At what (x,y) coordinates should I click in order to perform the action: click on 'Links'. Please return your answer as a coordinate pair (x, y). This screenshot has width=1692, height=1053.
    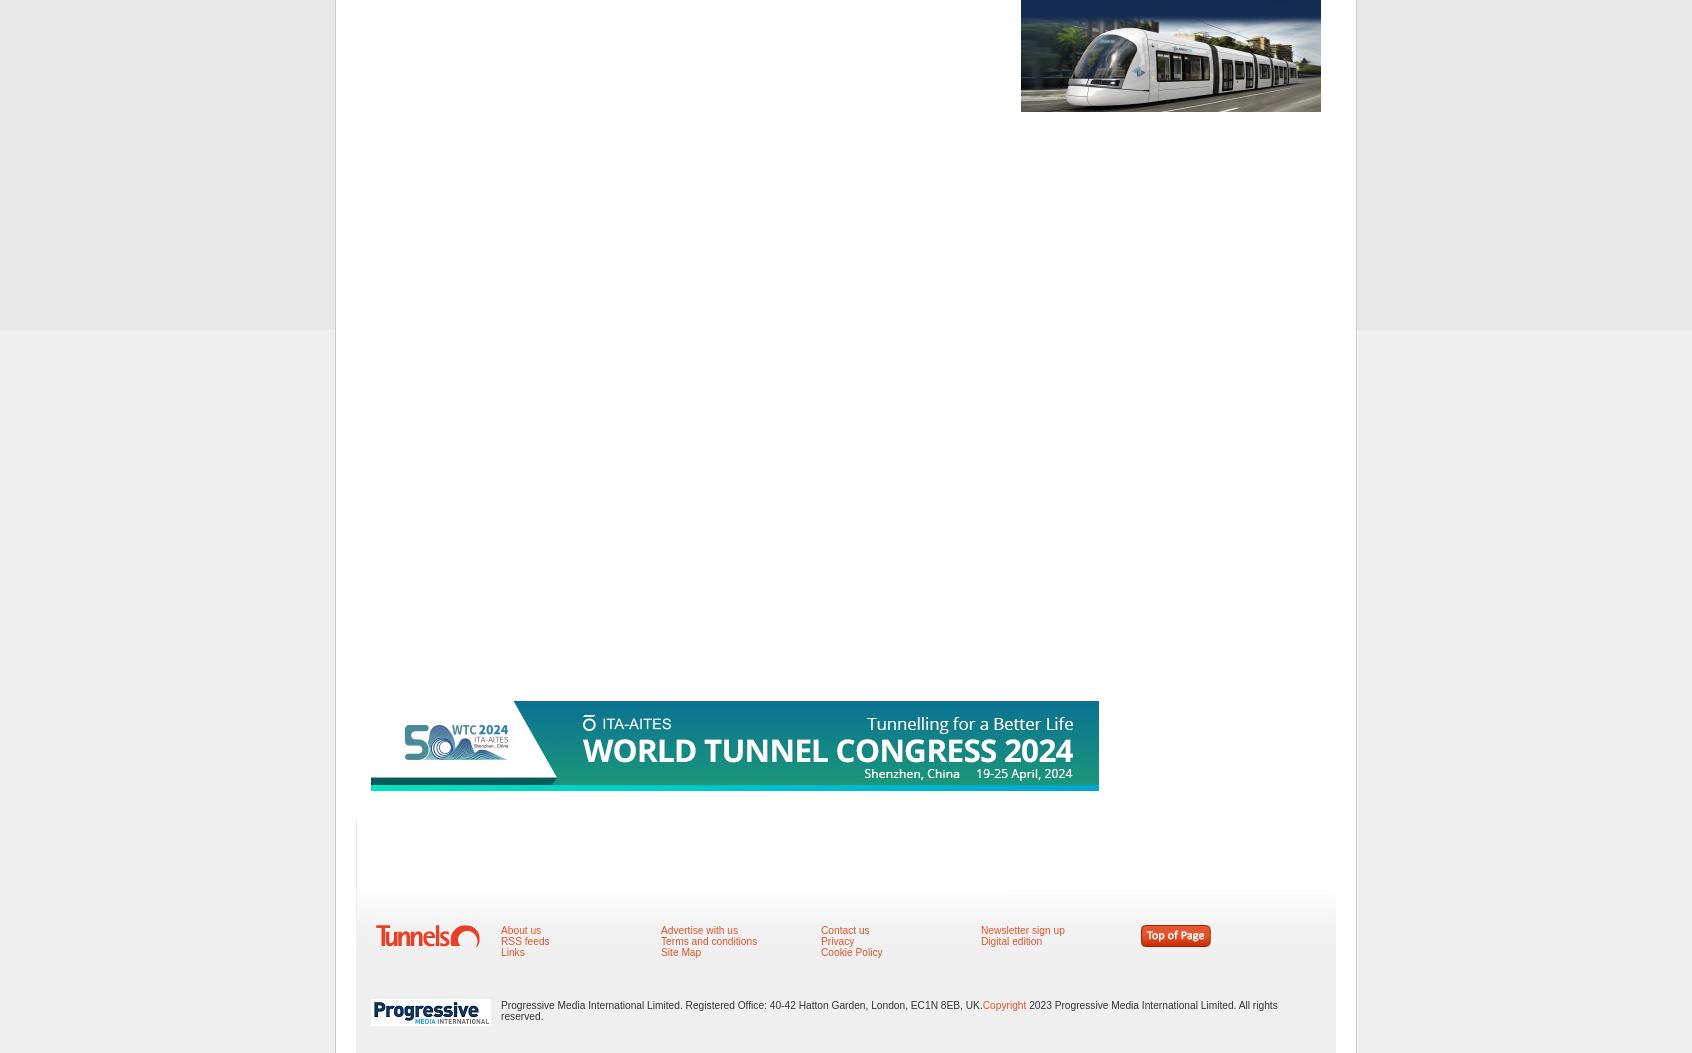
    Looking at the image, I should click on (512, 951).